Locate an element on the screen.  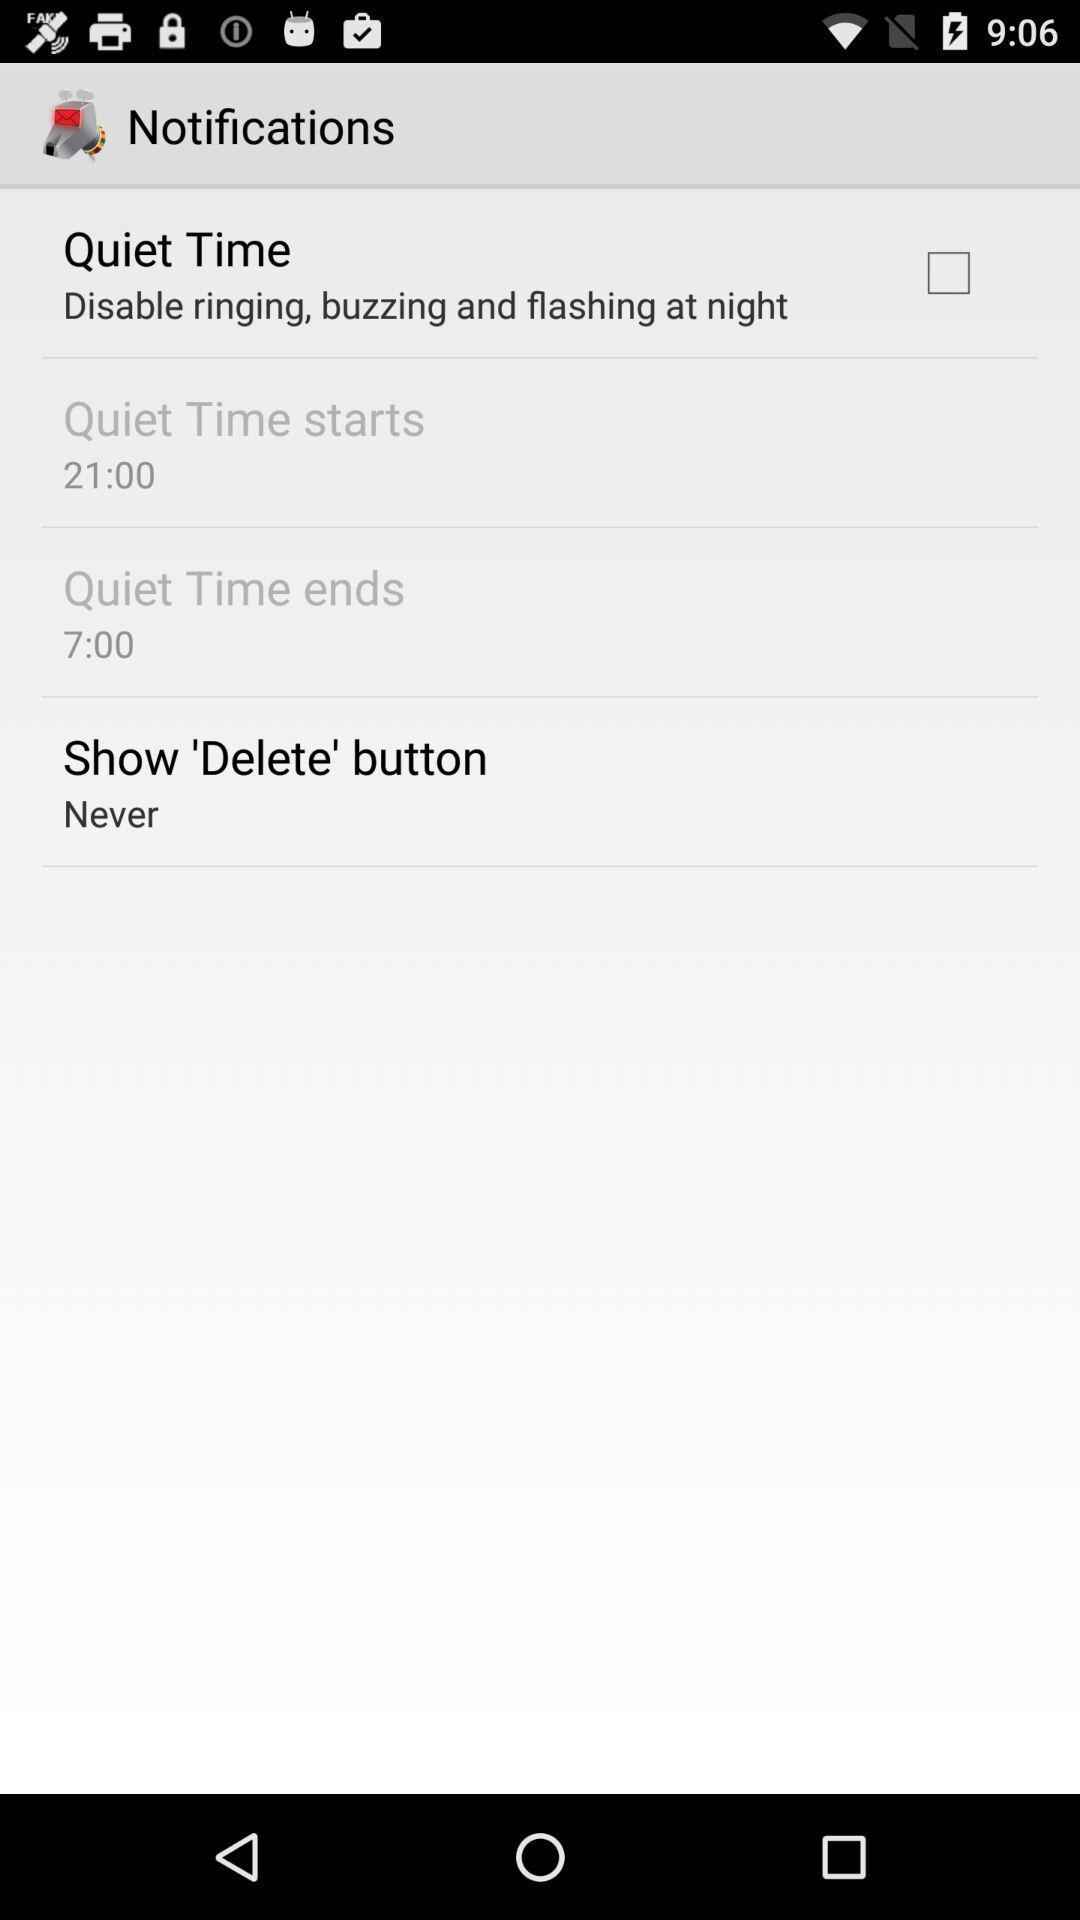
never icon is located at coordinates (111, 812).